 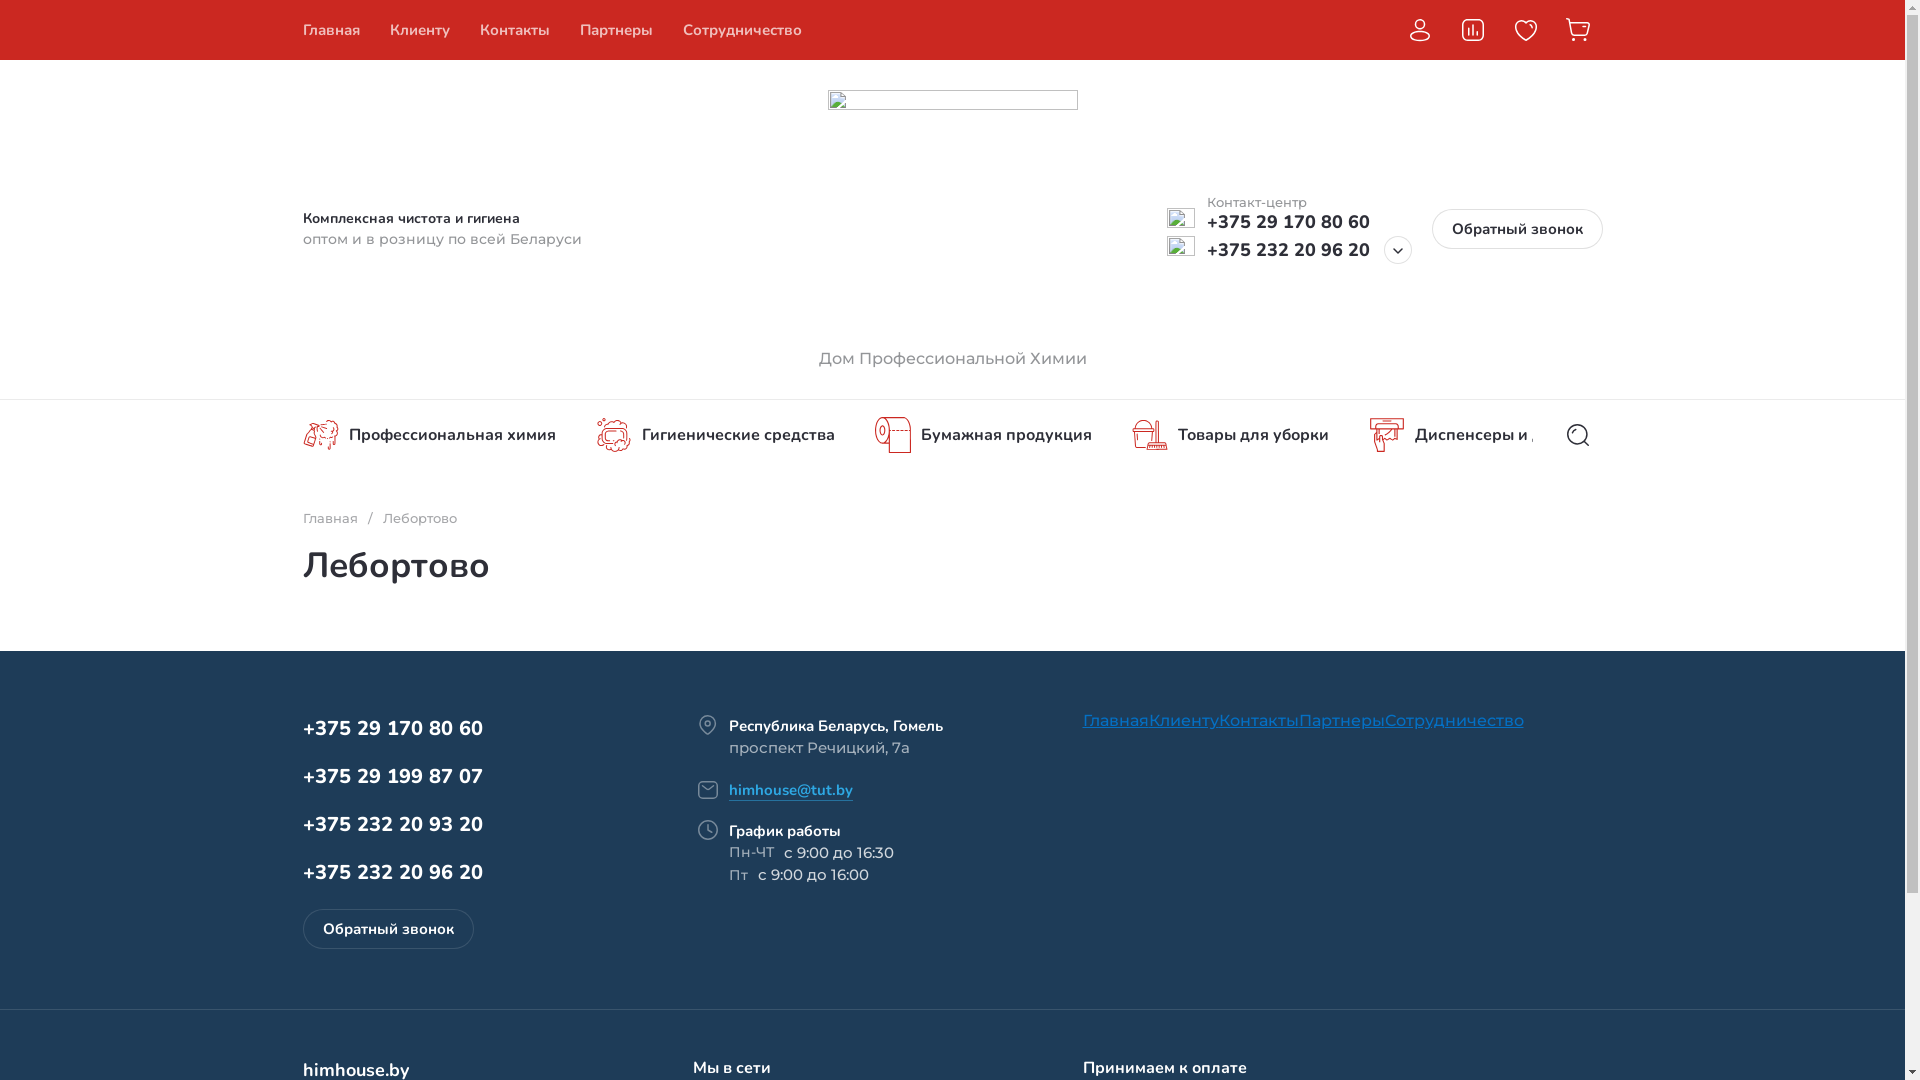 What do you see at coordinates (392, 871) in the screenshot?
I see `'+375 232 20 96 20'` at bounding box center [392, 871].